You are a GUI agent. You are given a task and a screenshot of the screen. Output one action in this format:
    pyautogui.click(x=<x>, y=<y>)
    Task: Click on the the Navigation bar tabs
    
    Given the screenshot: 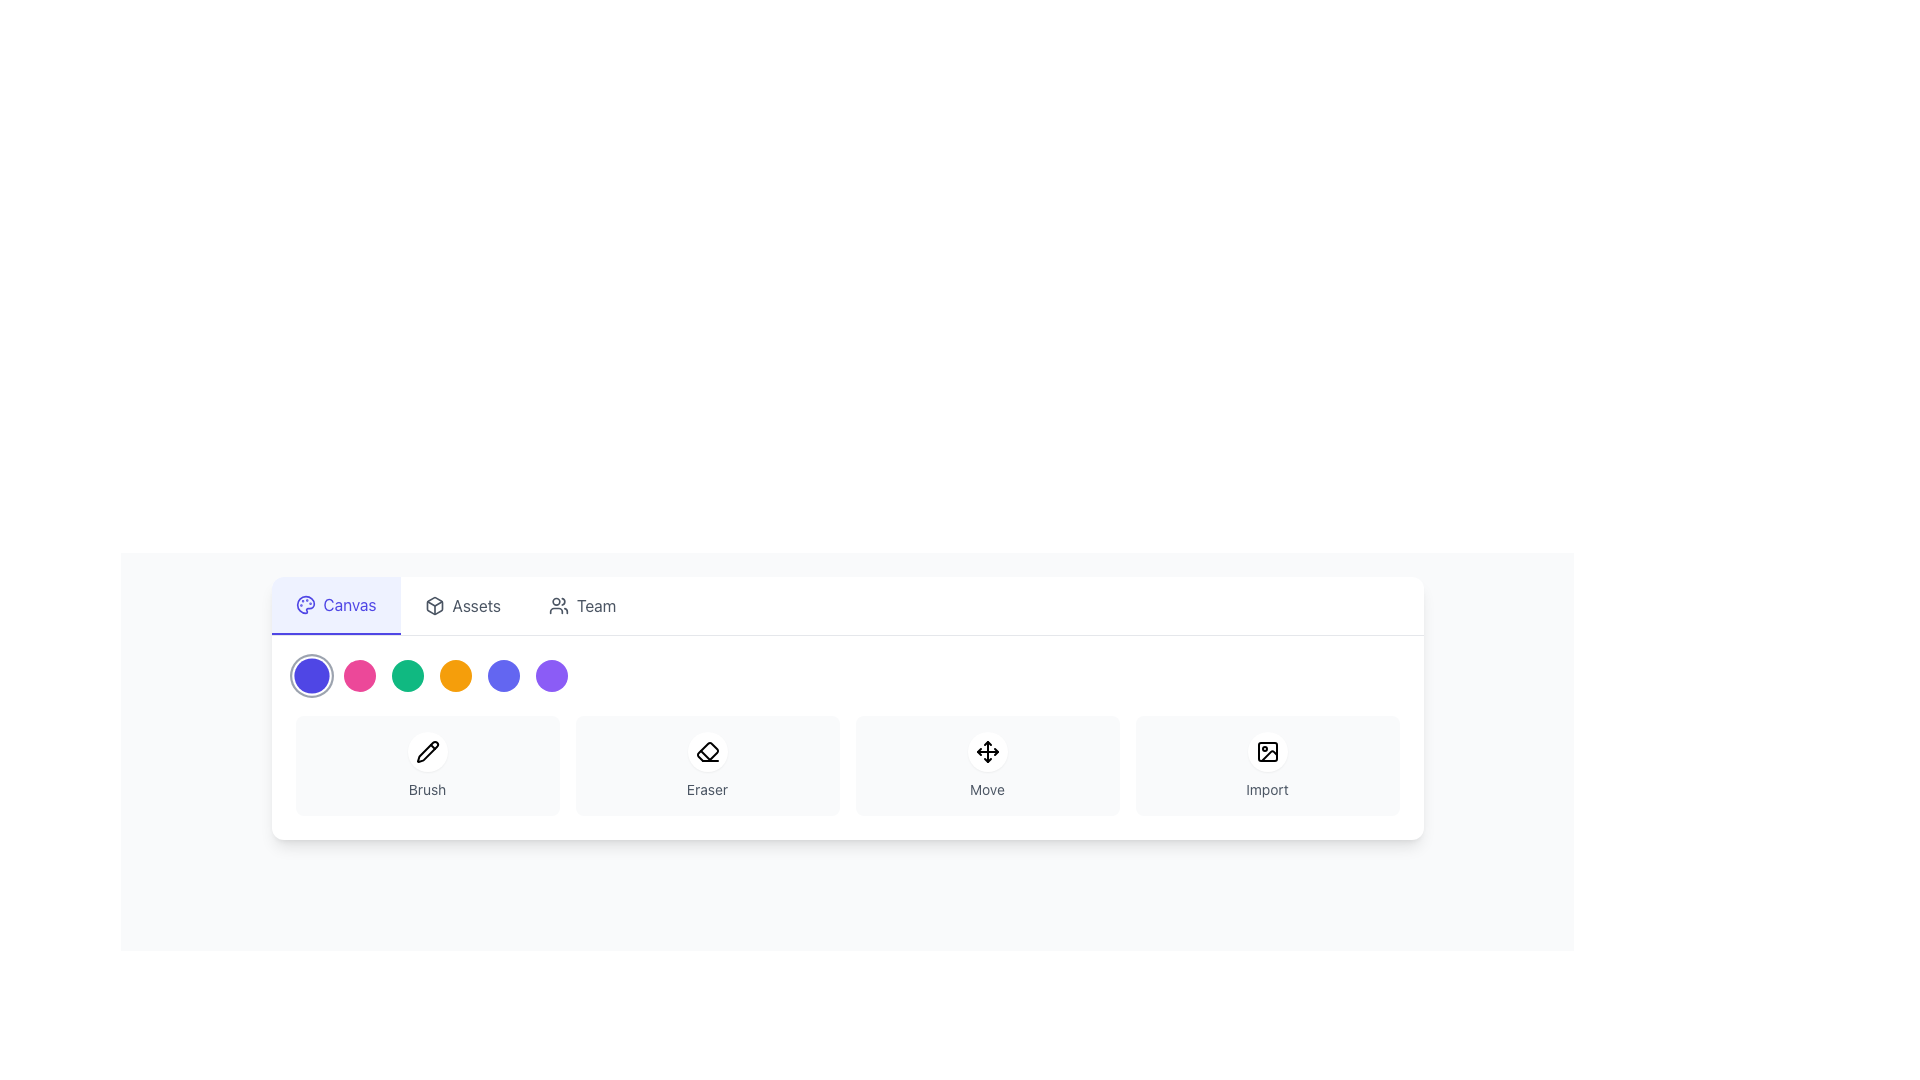 What is the action you would take?
    pyautogui.click(x=847, y=605)
    